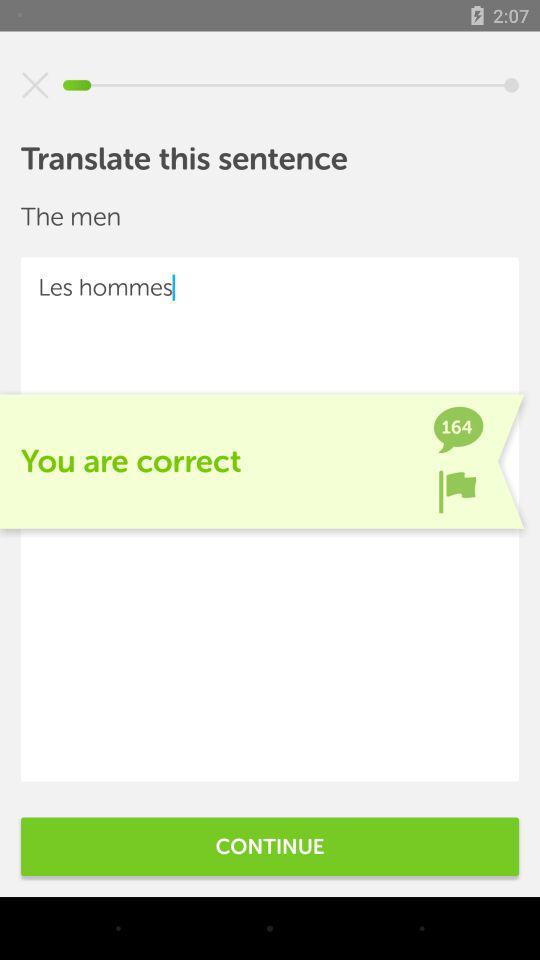 This screenshot has width=540, height=960. Describe the element at coordinates (457, 490) in the screenshot. I see `item next to the you are correct icon` at that location.